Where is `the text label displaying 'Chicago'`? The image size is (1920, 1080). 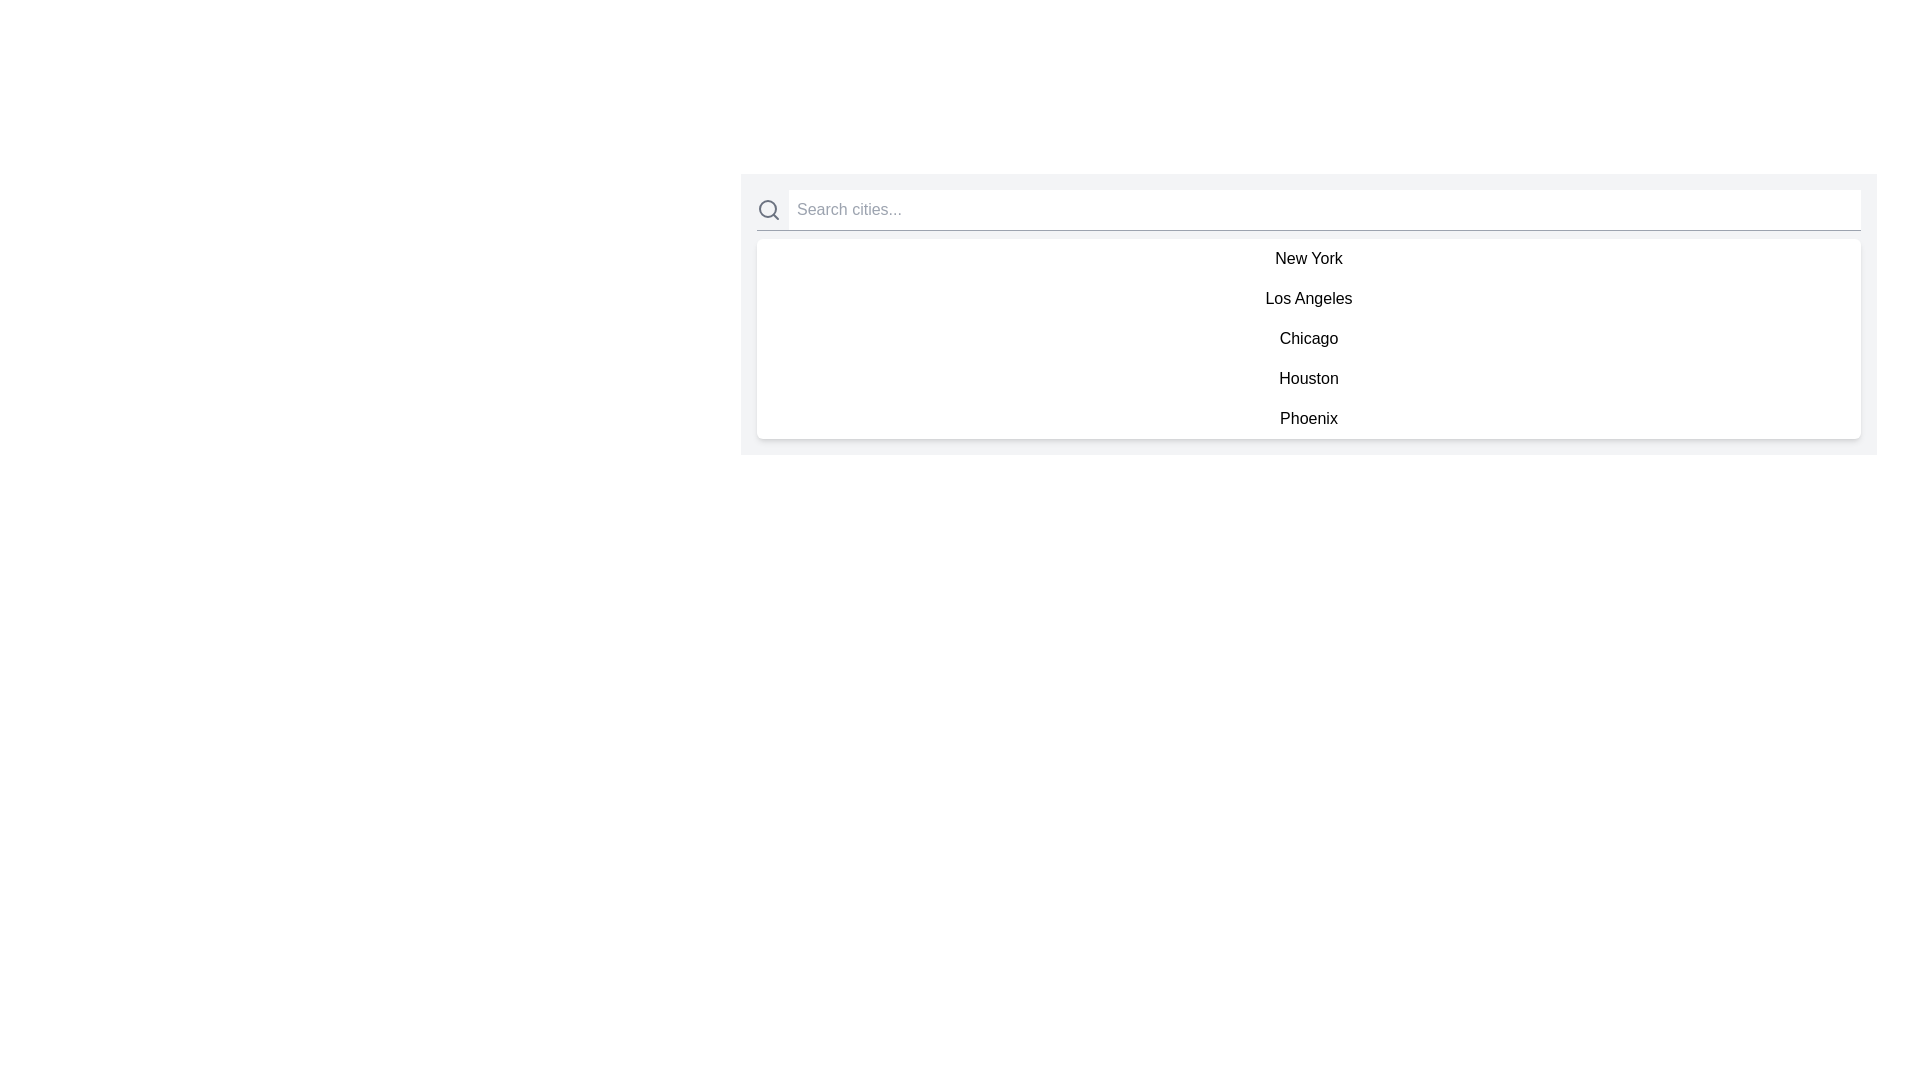
the text label displaying 'Chicago' is located at coordinates (1309, 338).